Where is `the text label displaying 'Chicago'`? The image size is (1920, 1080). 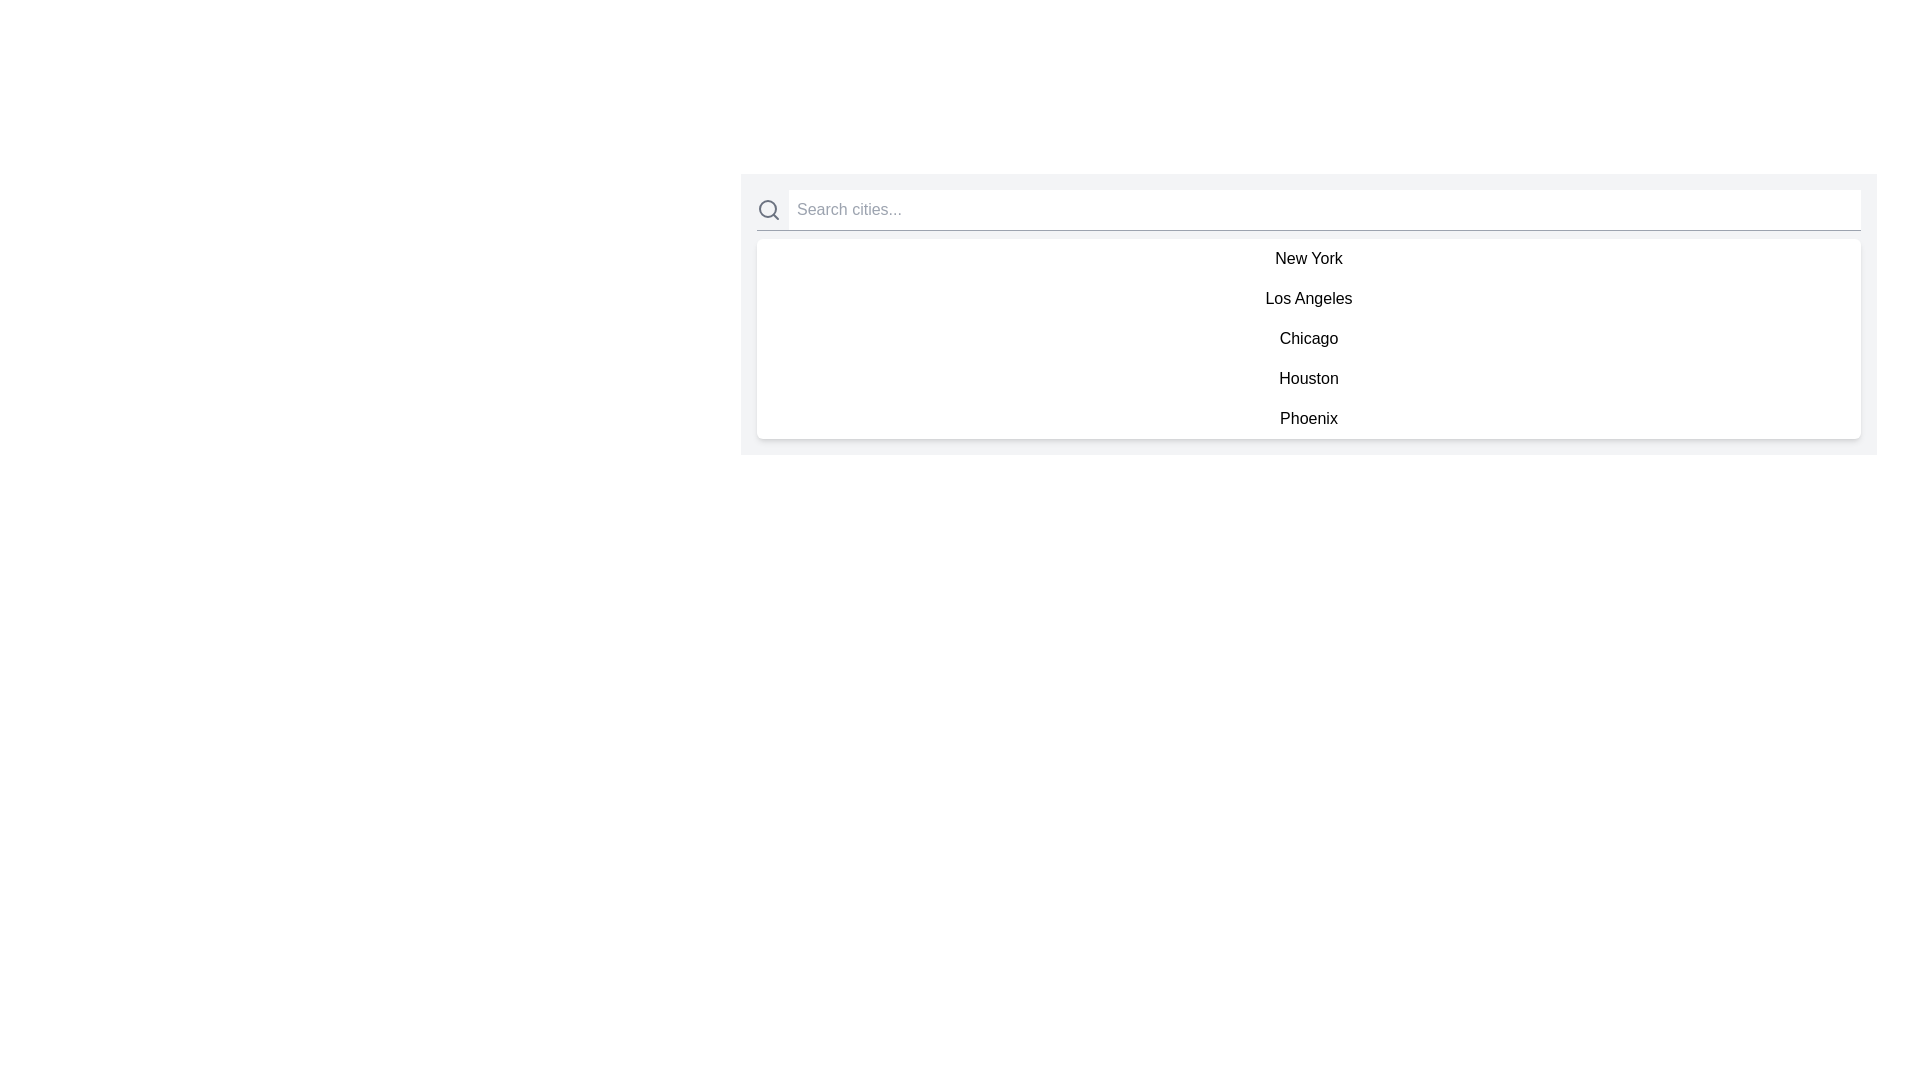
the text label displaying 'Chicago' is located at coordinates (1309, 338).